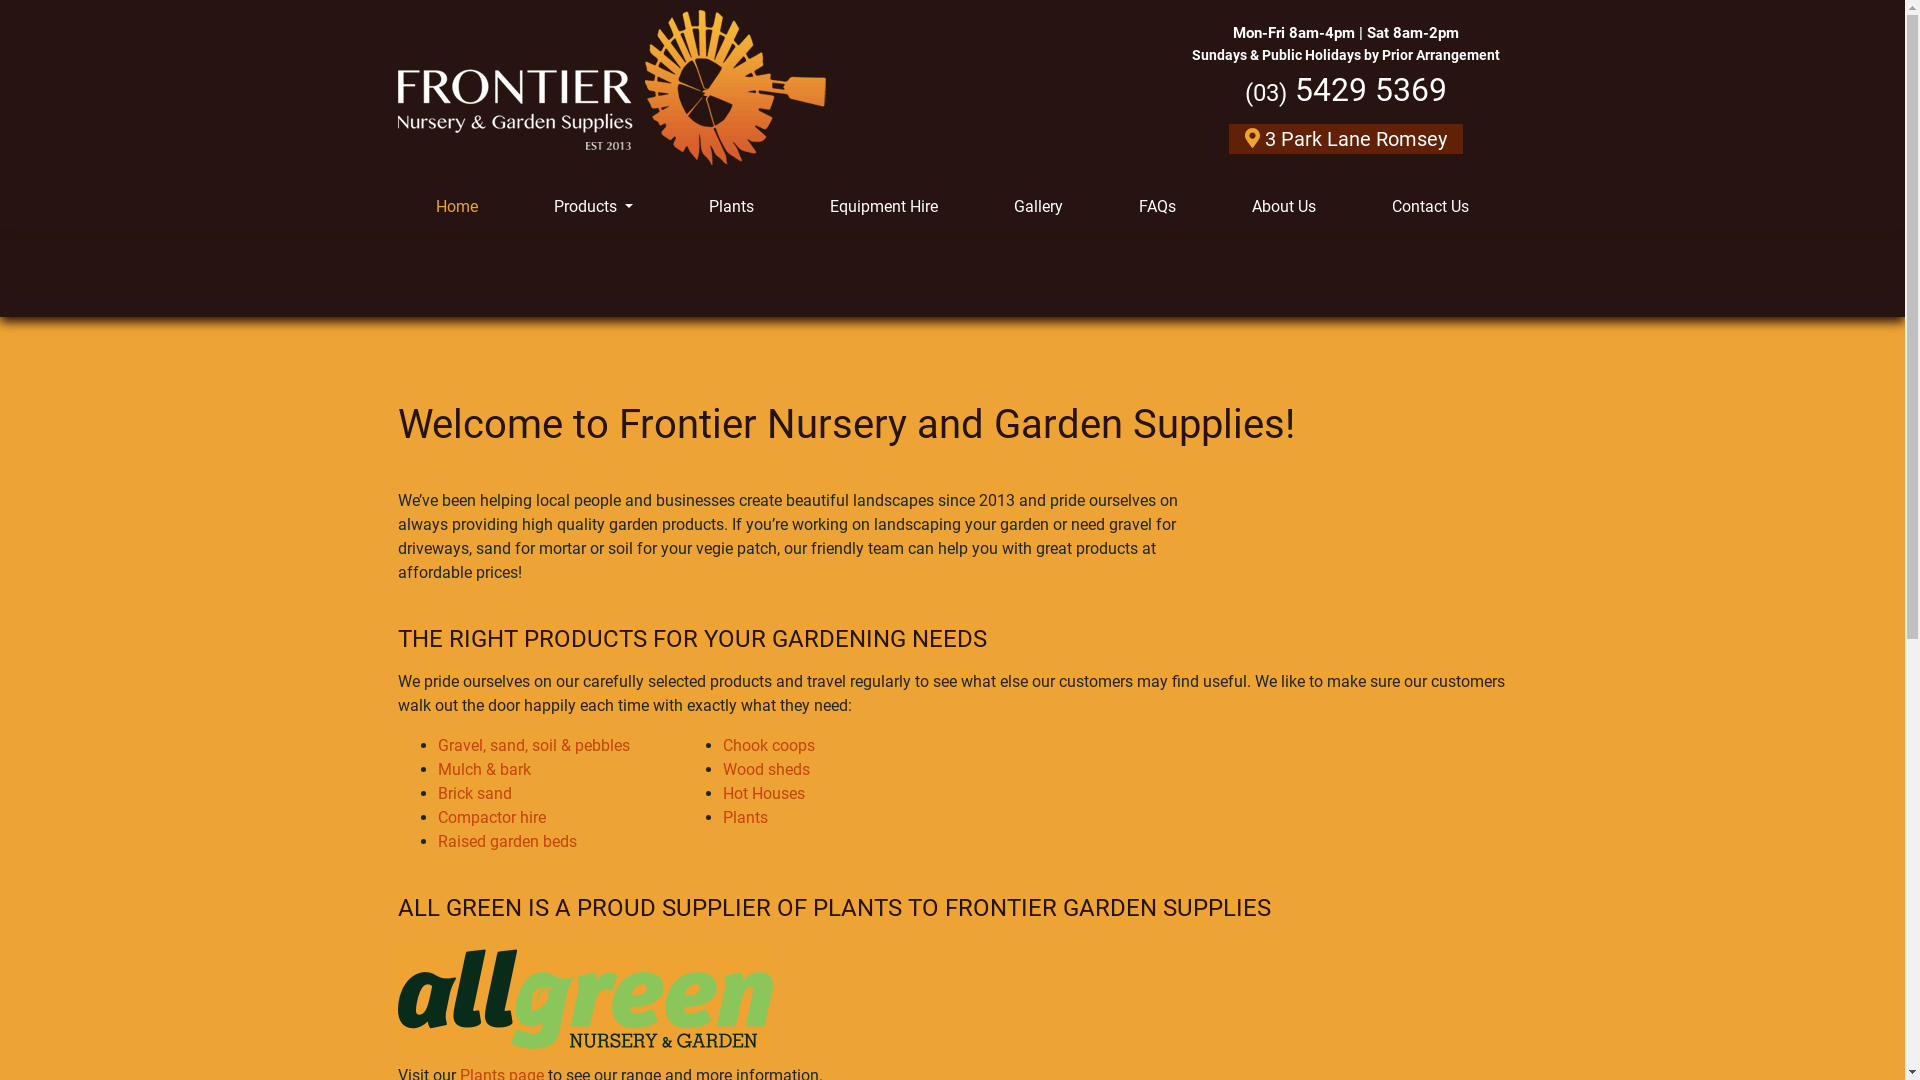 The height and width of the screenshot is (1080, 1920). What do you see at coordinates (507, 841) in the screenshot?
I see `'Raised garden beds'` at bounding box center [507, 841].